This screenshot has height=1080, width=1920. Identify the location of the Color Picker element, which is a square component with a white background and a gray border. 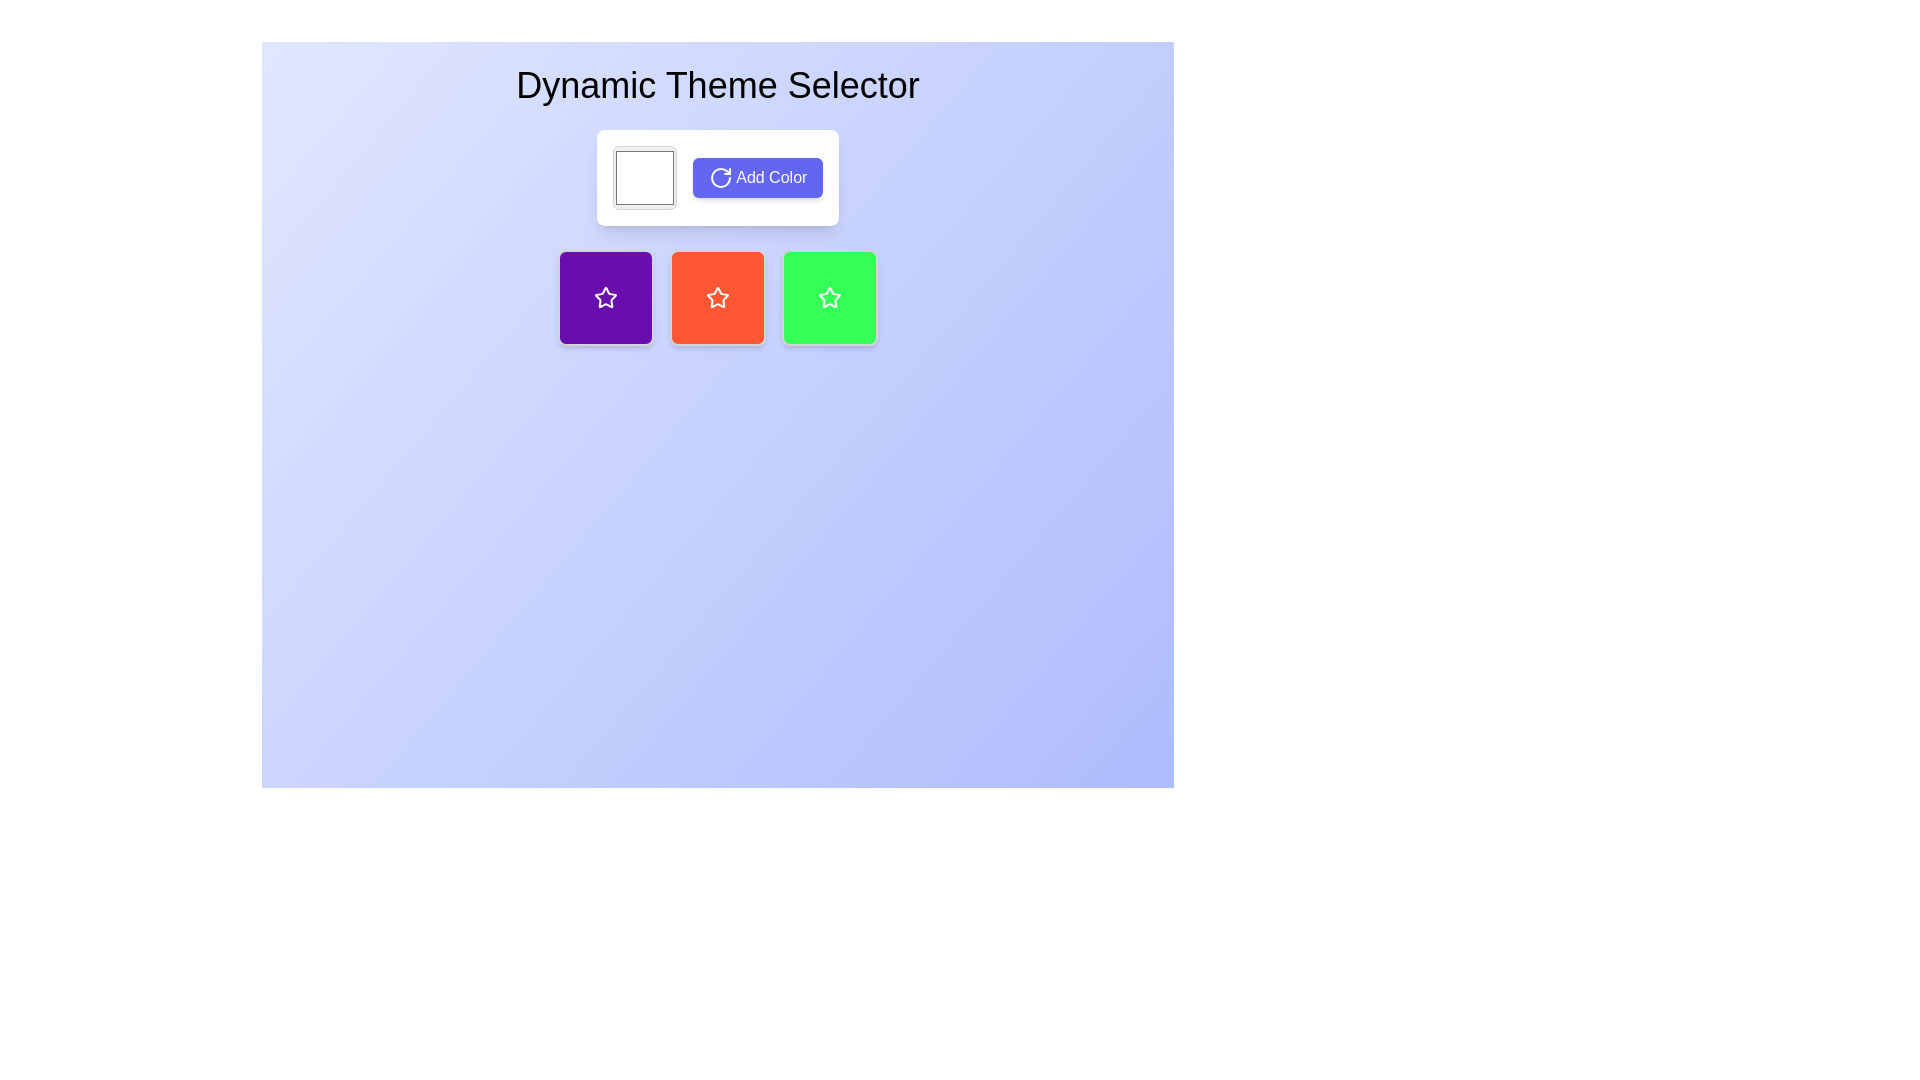
(644, 176).